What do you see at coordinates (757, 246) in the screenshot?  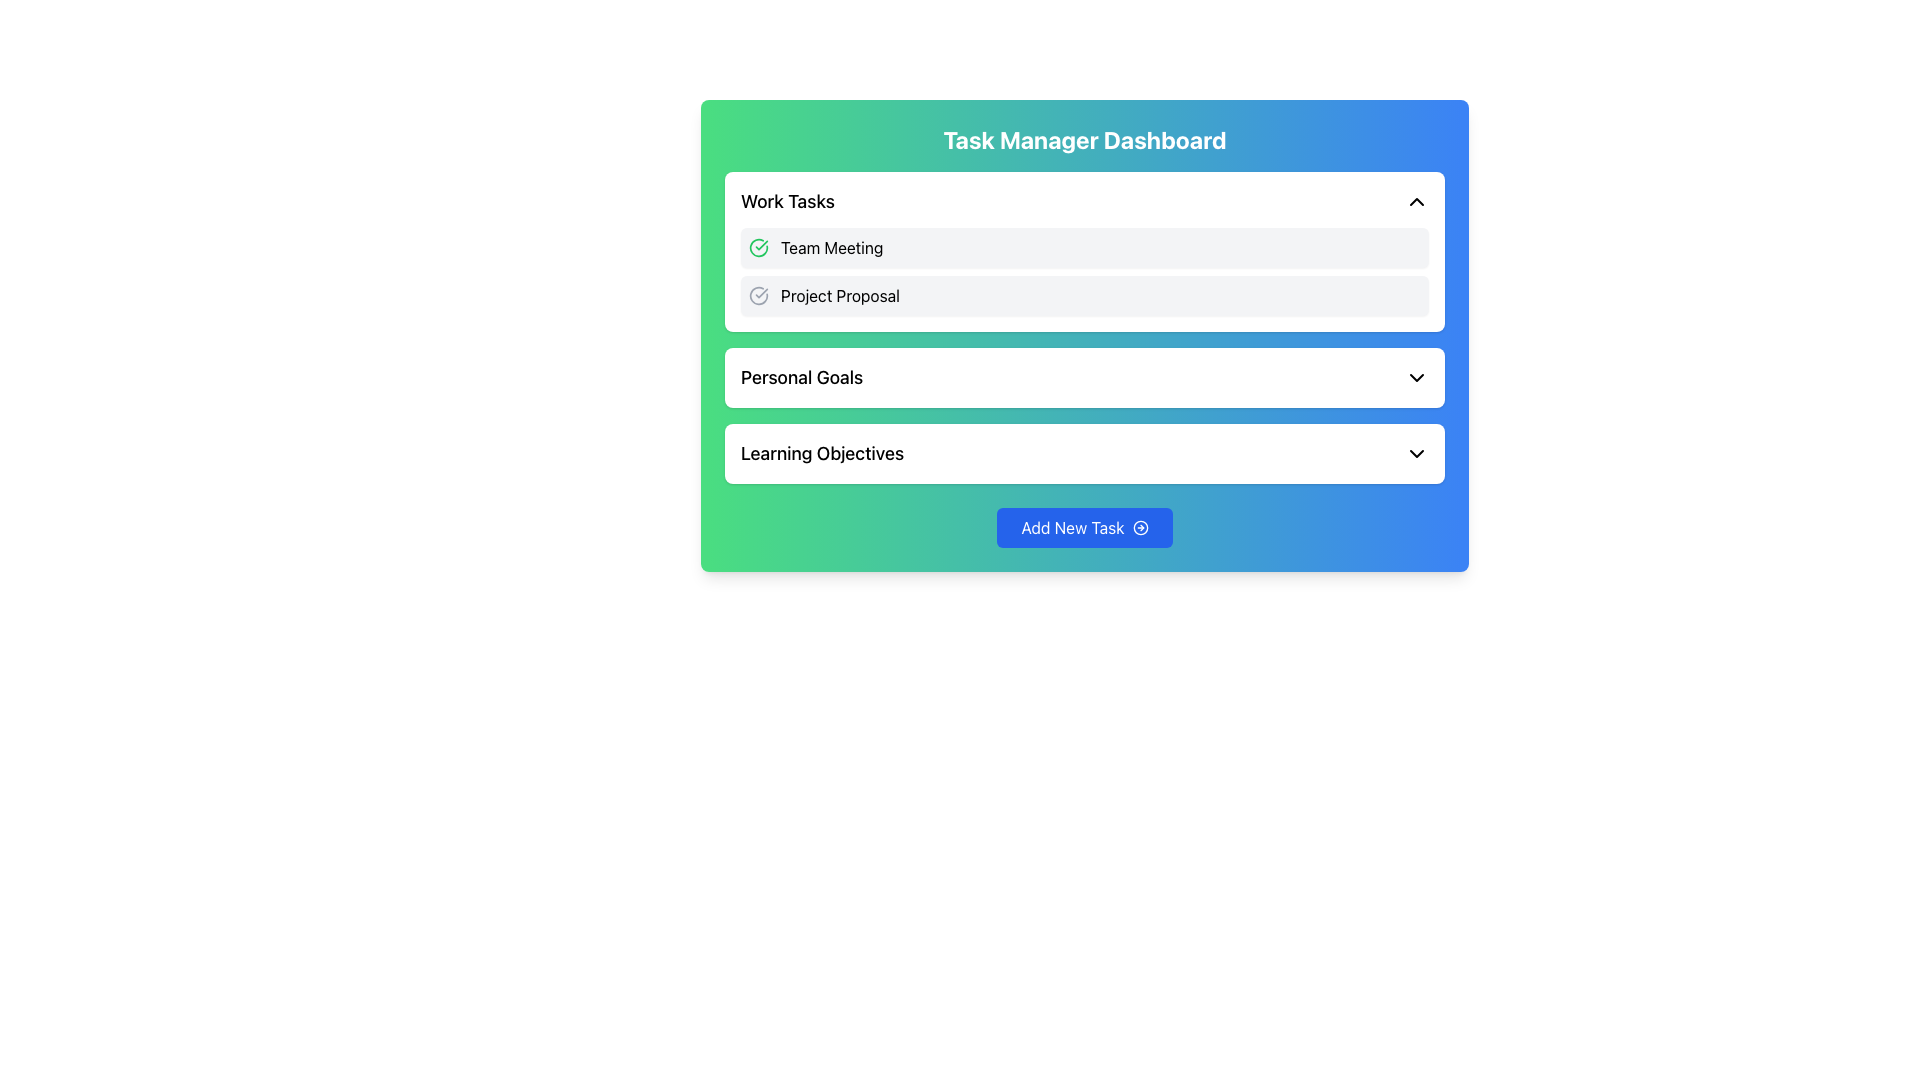 I see `the Status indicator icon (checkmark) which is a circular green icon indicating completion, located to the left of the 'Team Meeting' text label in the 'Work Tasks' section` at bounding box center [757, 246].